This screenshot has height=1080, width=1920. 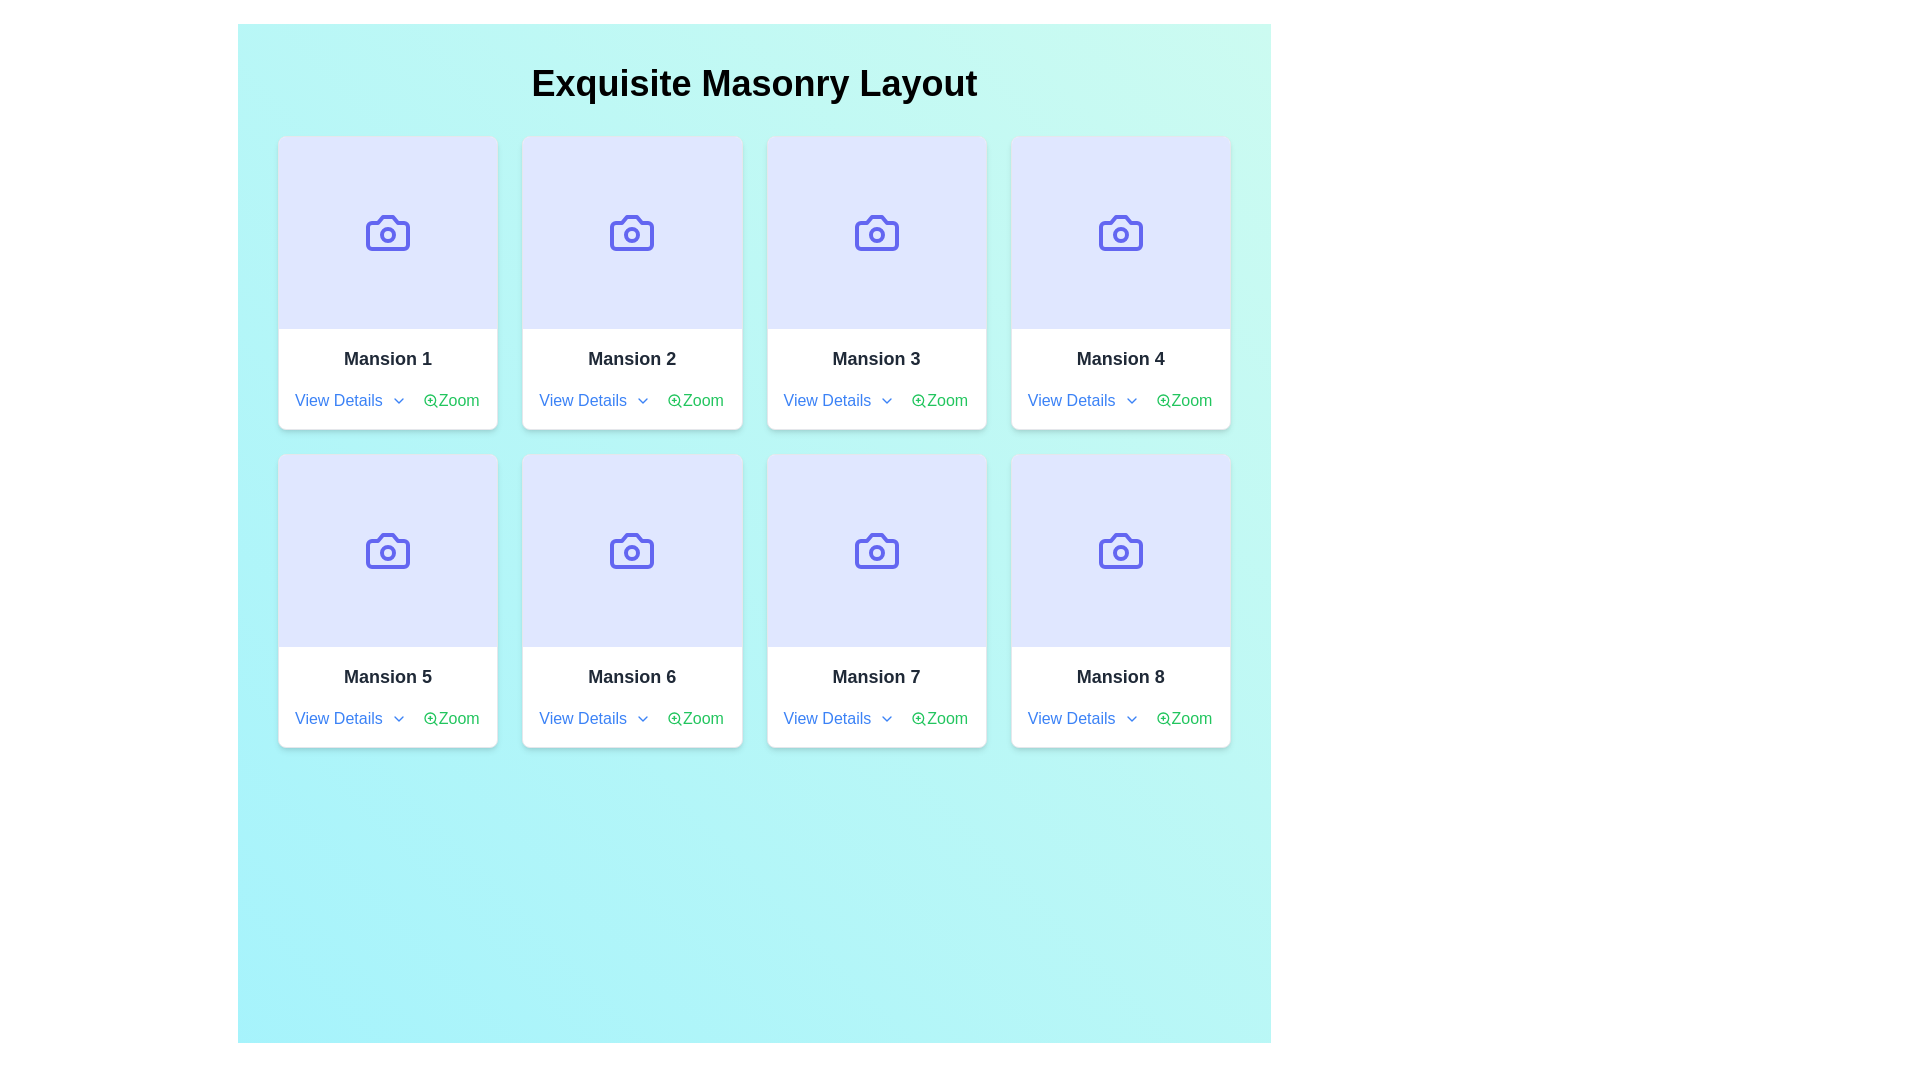 I want to click on the camera icon styled in purple indigo located within the 'Mansion 4' card in the second row, fourth column of the grid layout, so click(x=1120, y=231).